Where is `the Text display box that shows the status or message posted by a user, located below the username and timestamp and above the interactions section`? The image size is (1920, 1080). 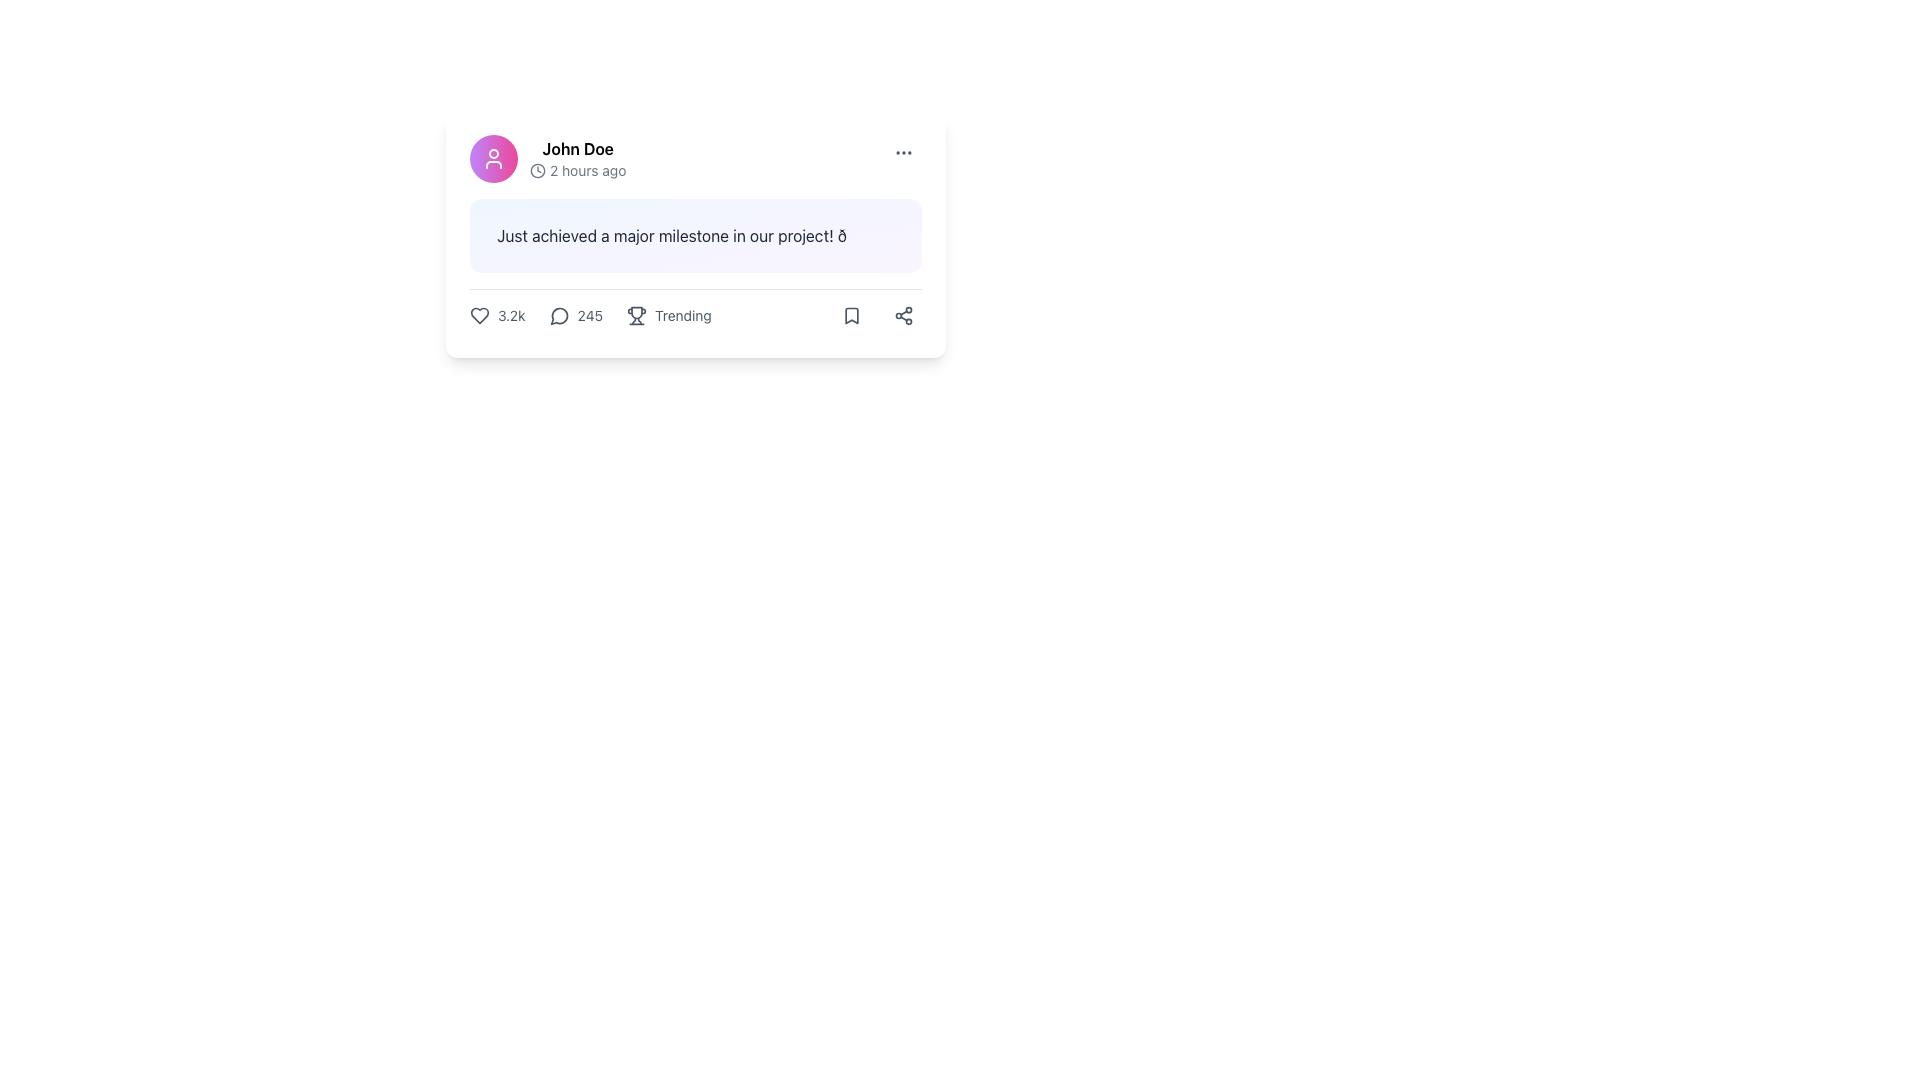 the Text display box that shows the status or message posted by a user, located below the username and timestamp and above the interactions section is located at coordinates (696, 234).